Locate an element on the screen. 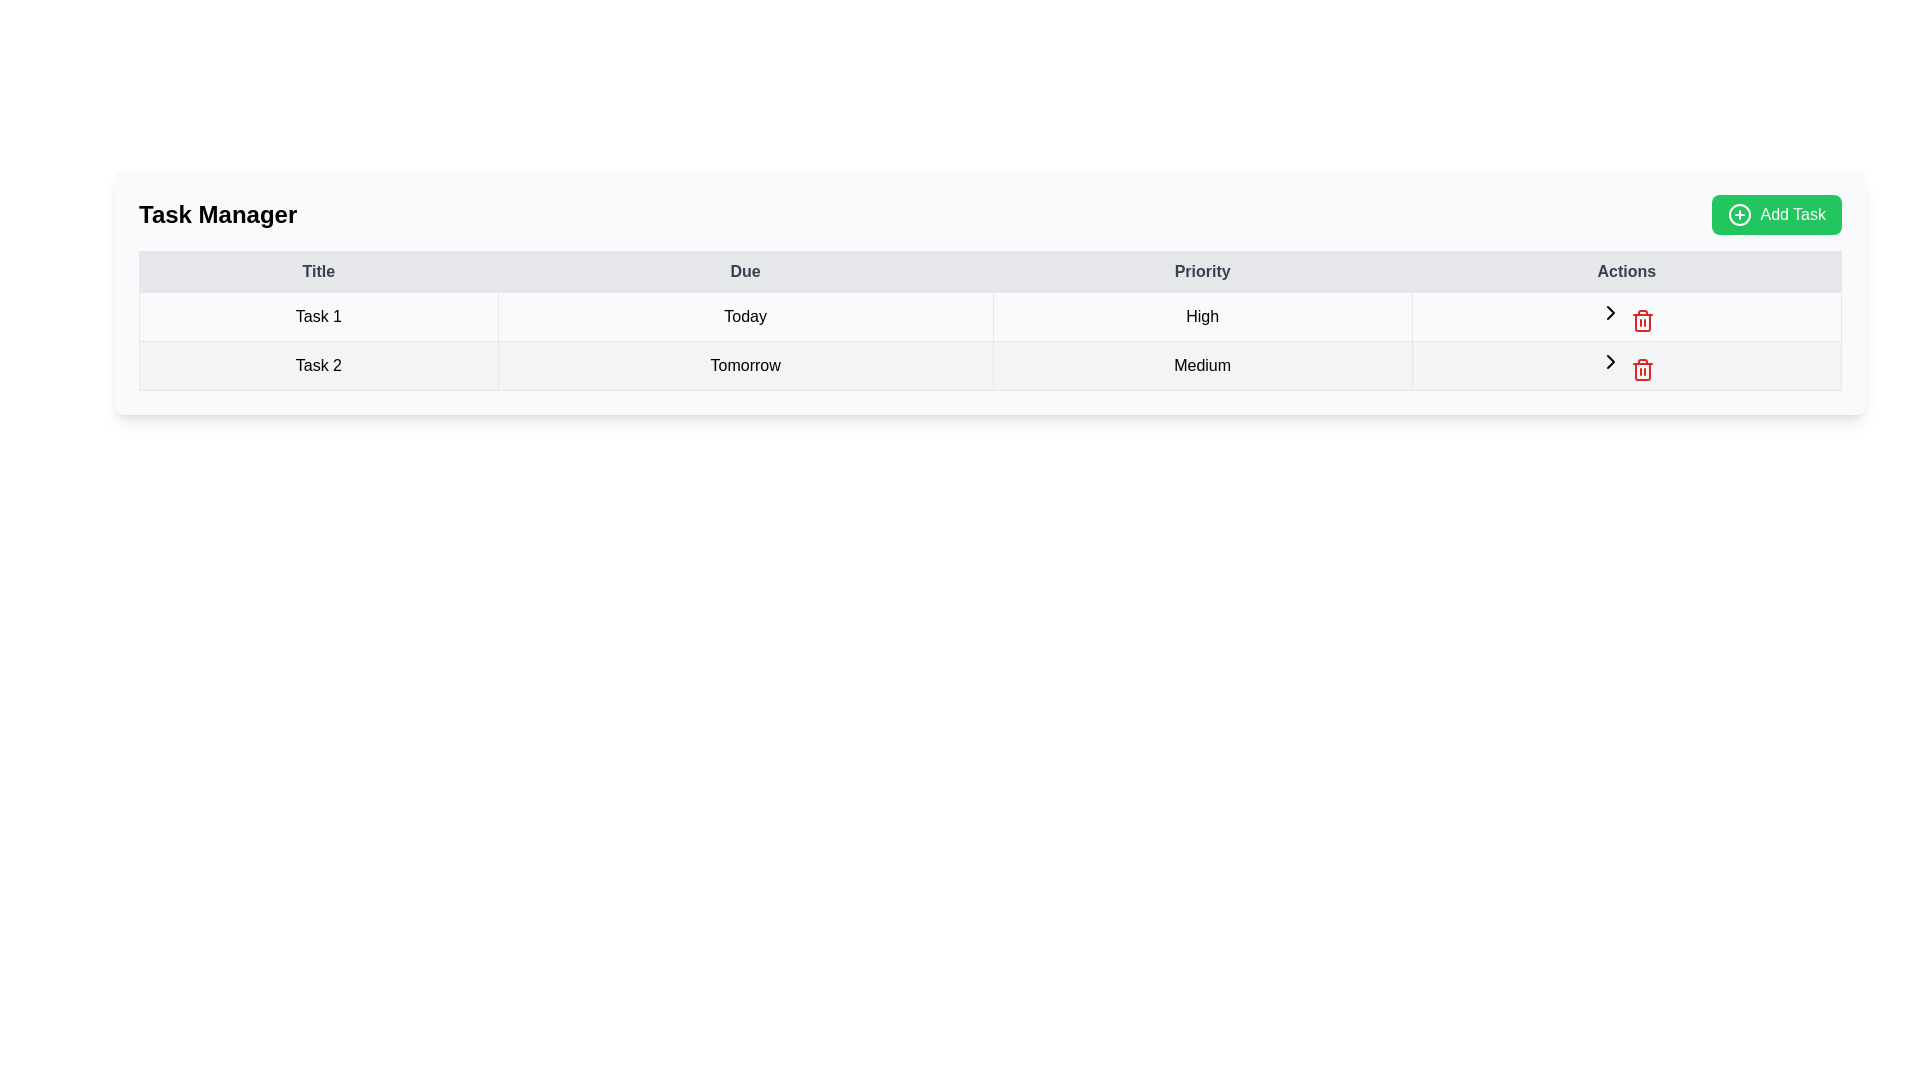 The image size is (1920, 1080). the text cell displaying 'Today' in the 'Due' column of the 'Task 1' row, which is styled with centered alignment inside a bordered rectangular area is located at coordinates (744, 315).